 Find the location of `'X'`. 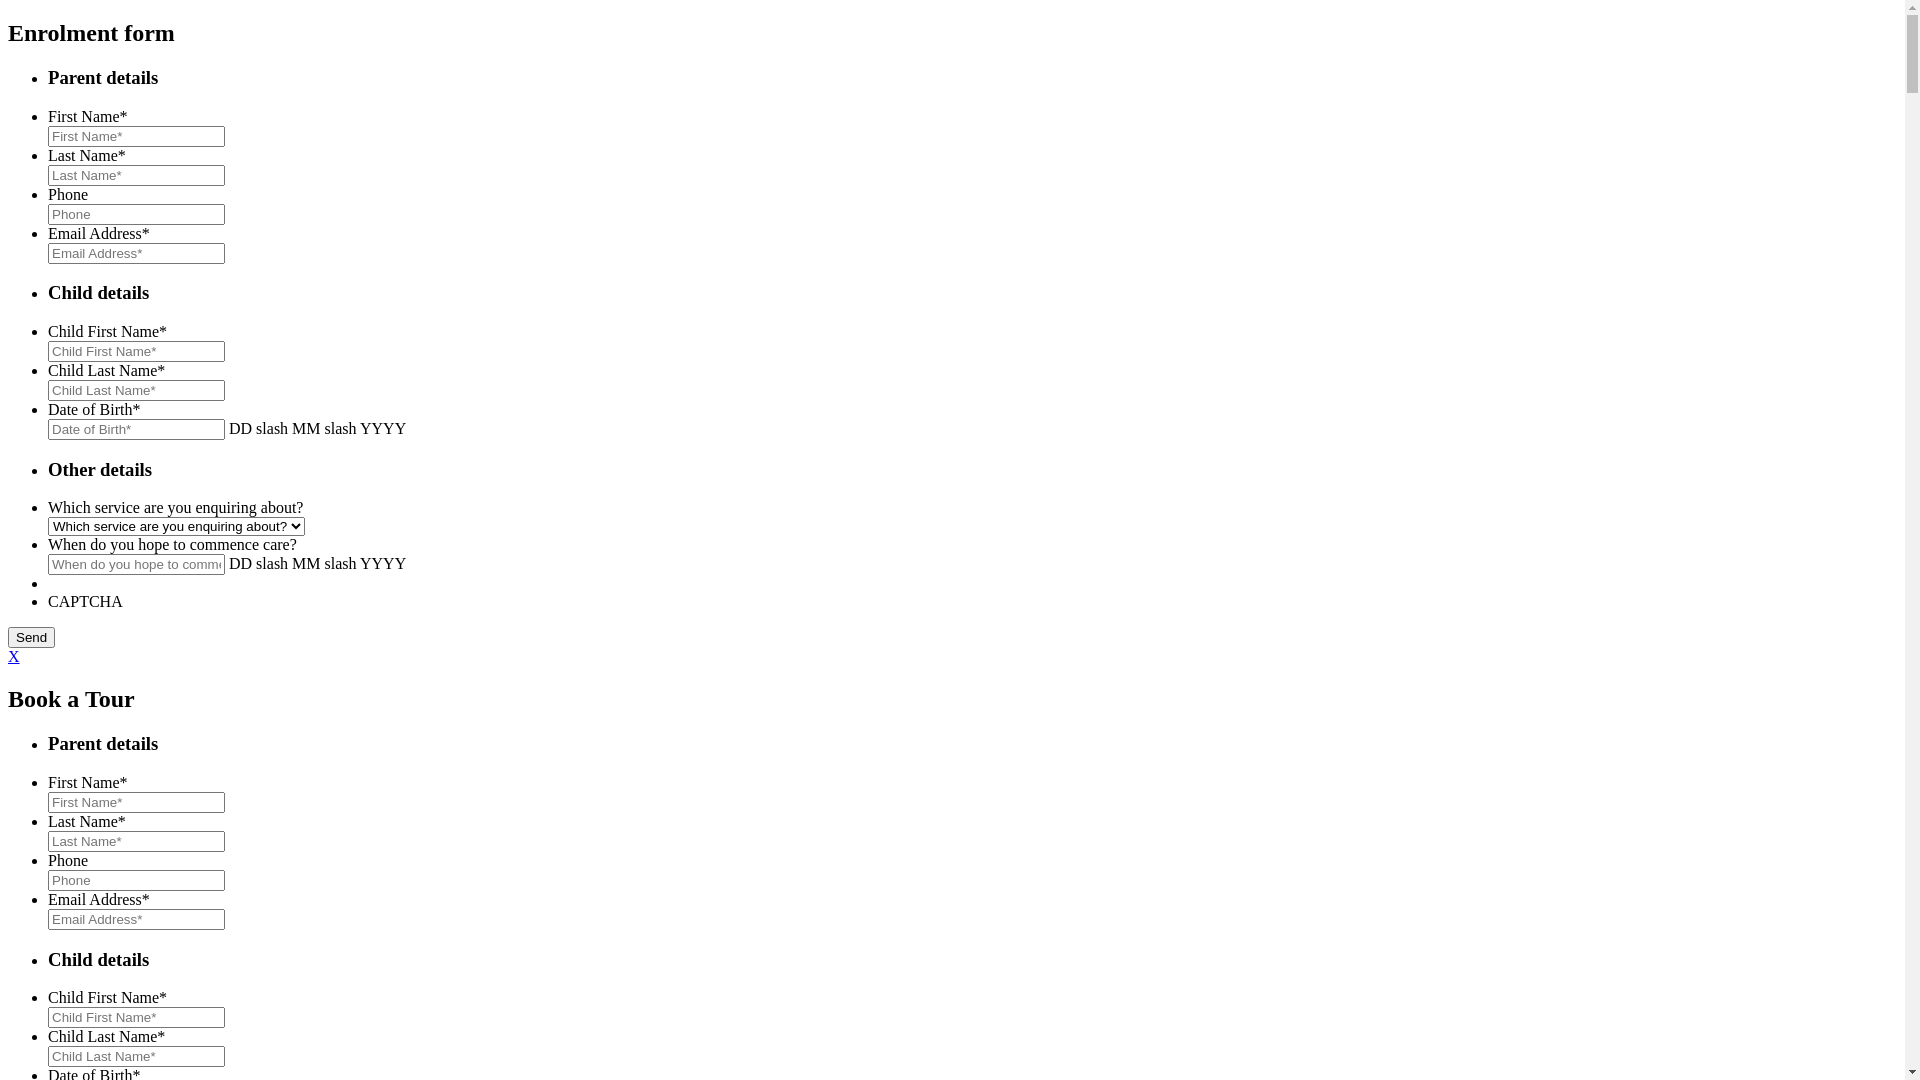

'X' is located at coordinates (14, 656).